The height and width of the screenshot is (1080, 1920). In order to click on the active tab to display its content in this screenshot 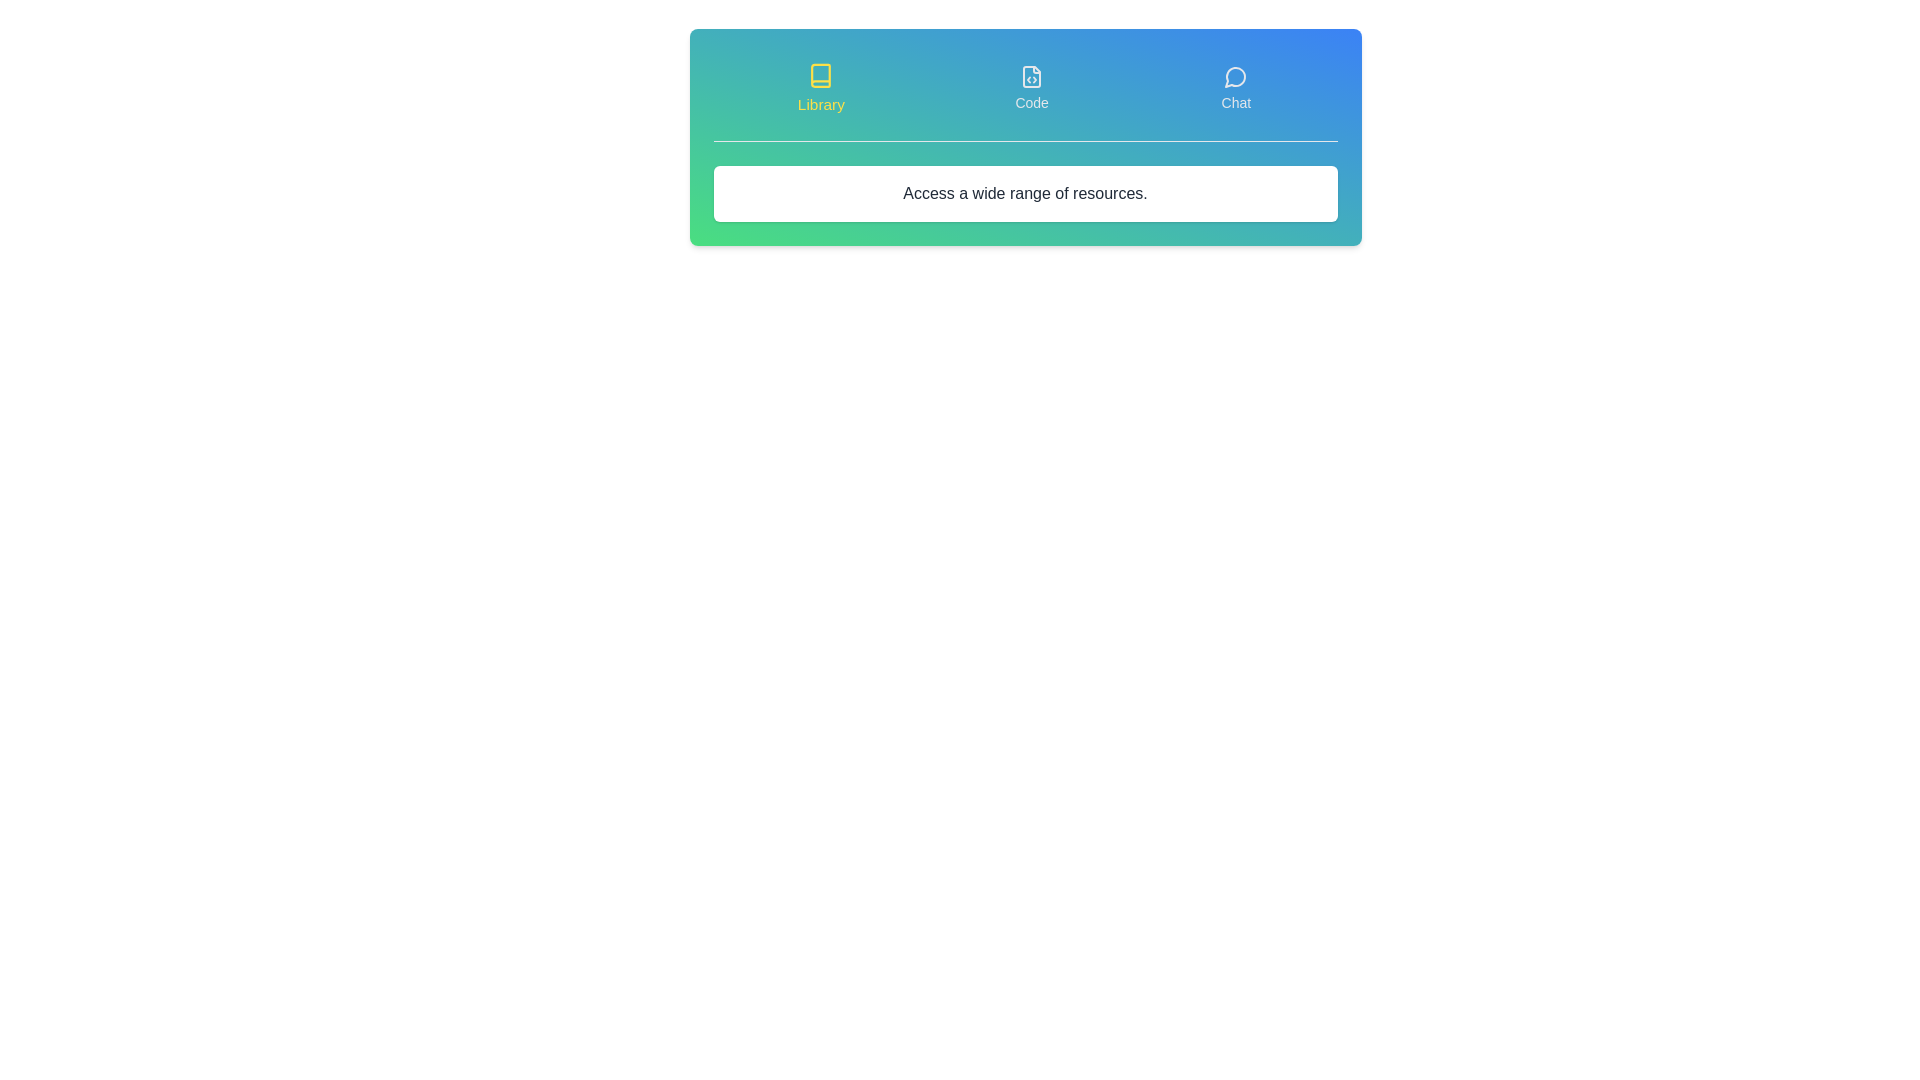, I will do `click(821, 87)`.